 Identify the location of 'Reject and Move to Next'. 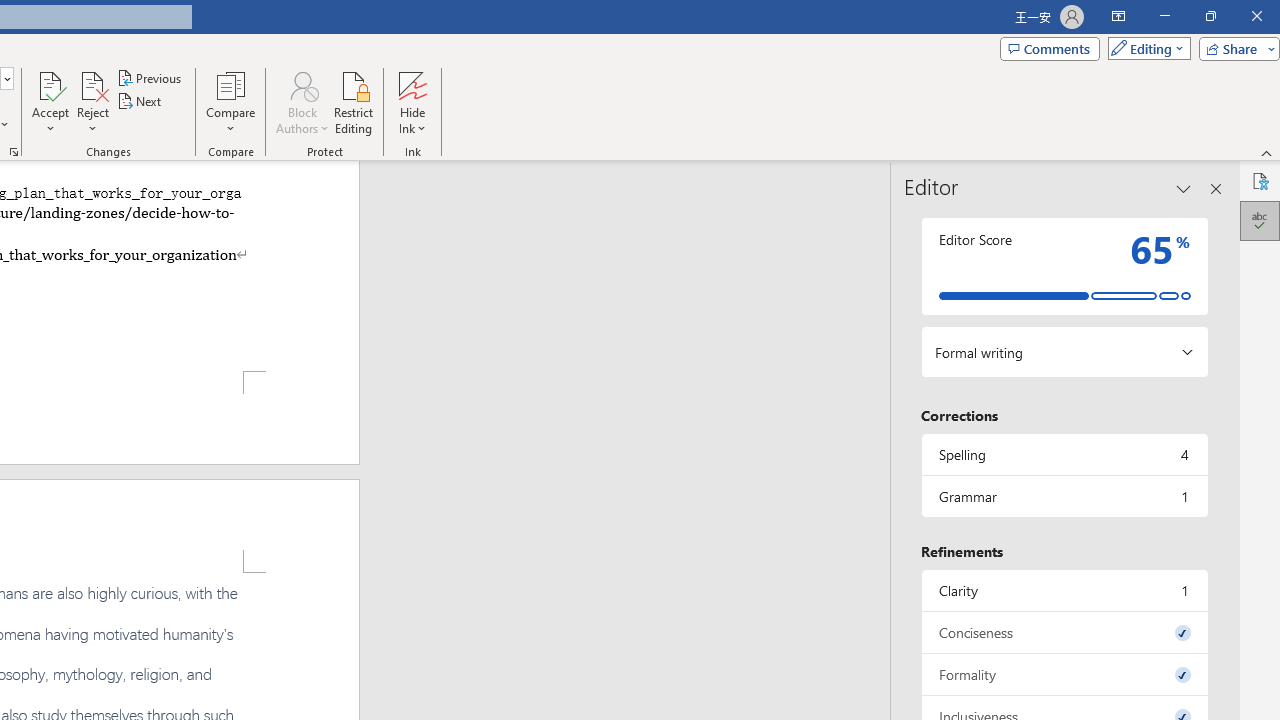
(91, 84).